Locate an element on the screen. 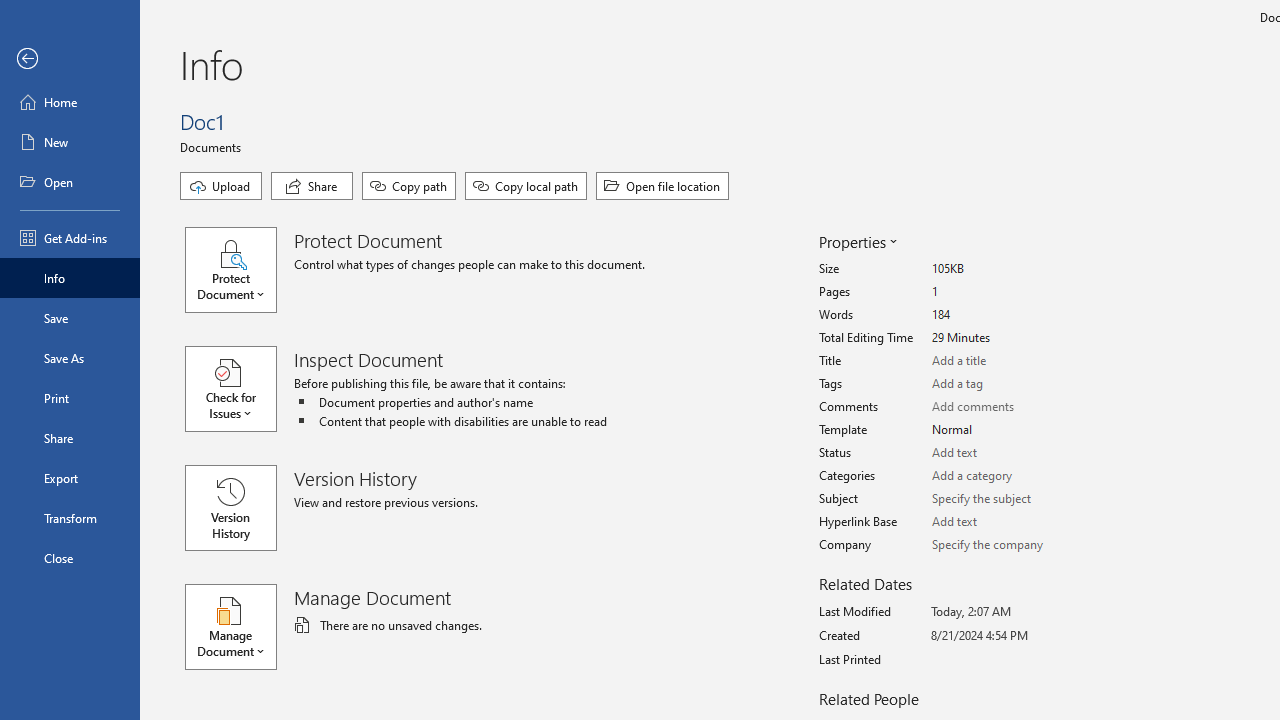 The image size is (1280, 720). 'New' is located at coordinates (69, 140).